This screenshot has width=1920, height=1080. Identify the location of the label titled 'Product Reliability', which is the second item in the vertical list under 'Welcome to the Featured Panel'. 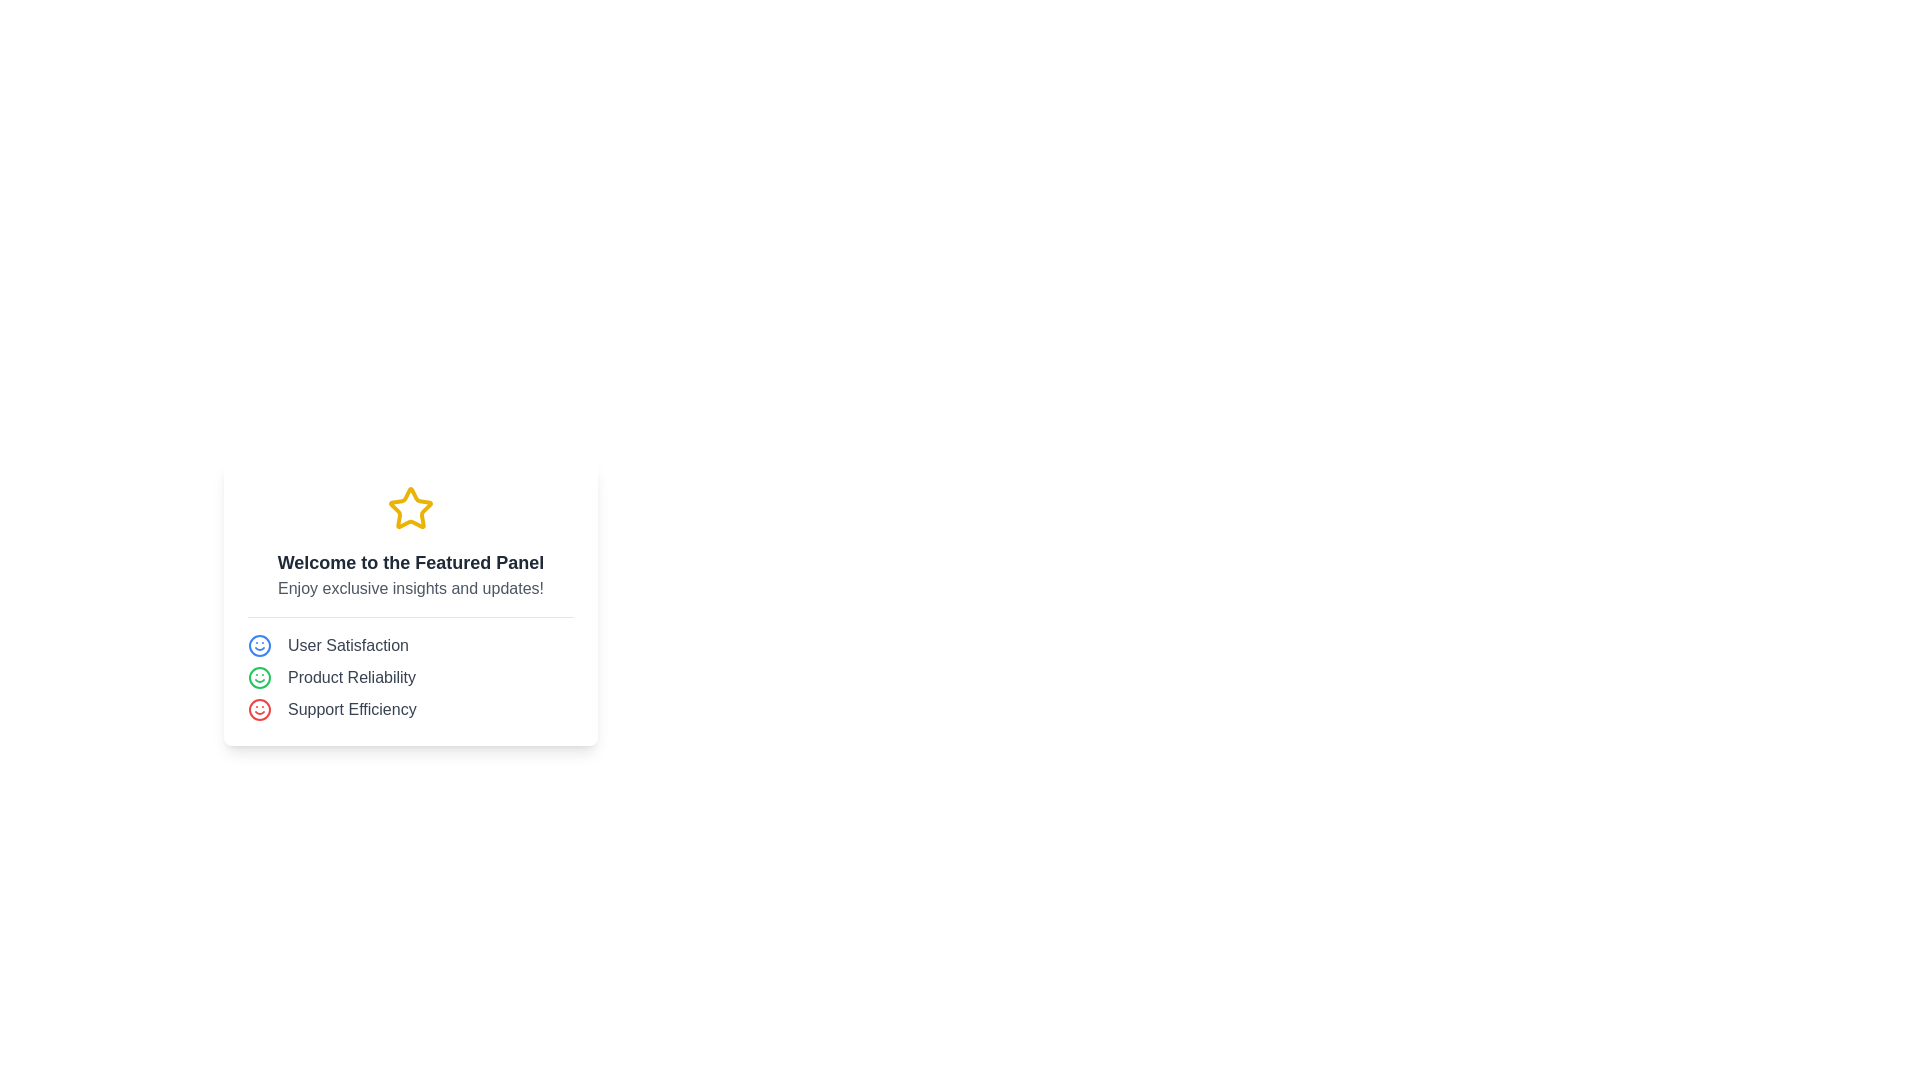
(351, 676).